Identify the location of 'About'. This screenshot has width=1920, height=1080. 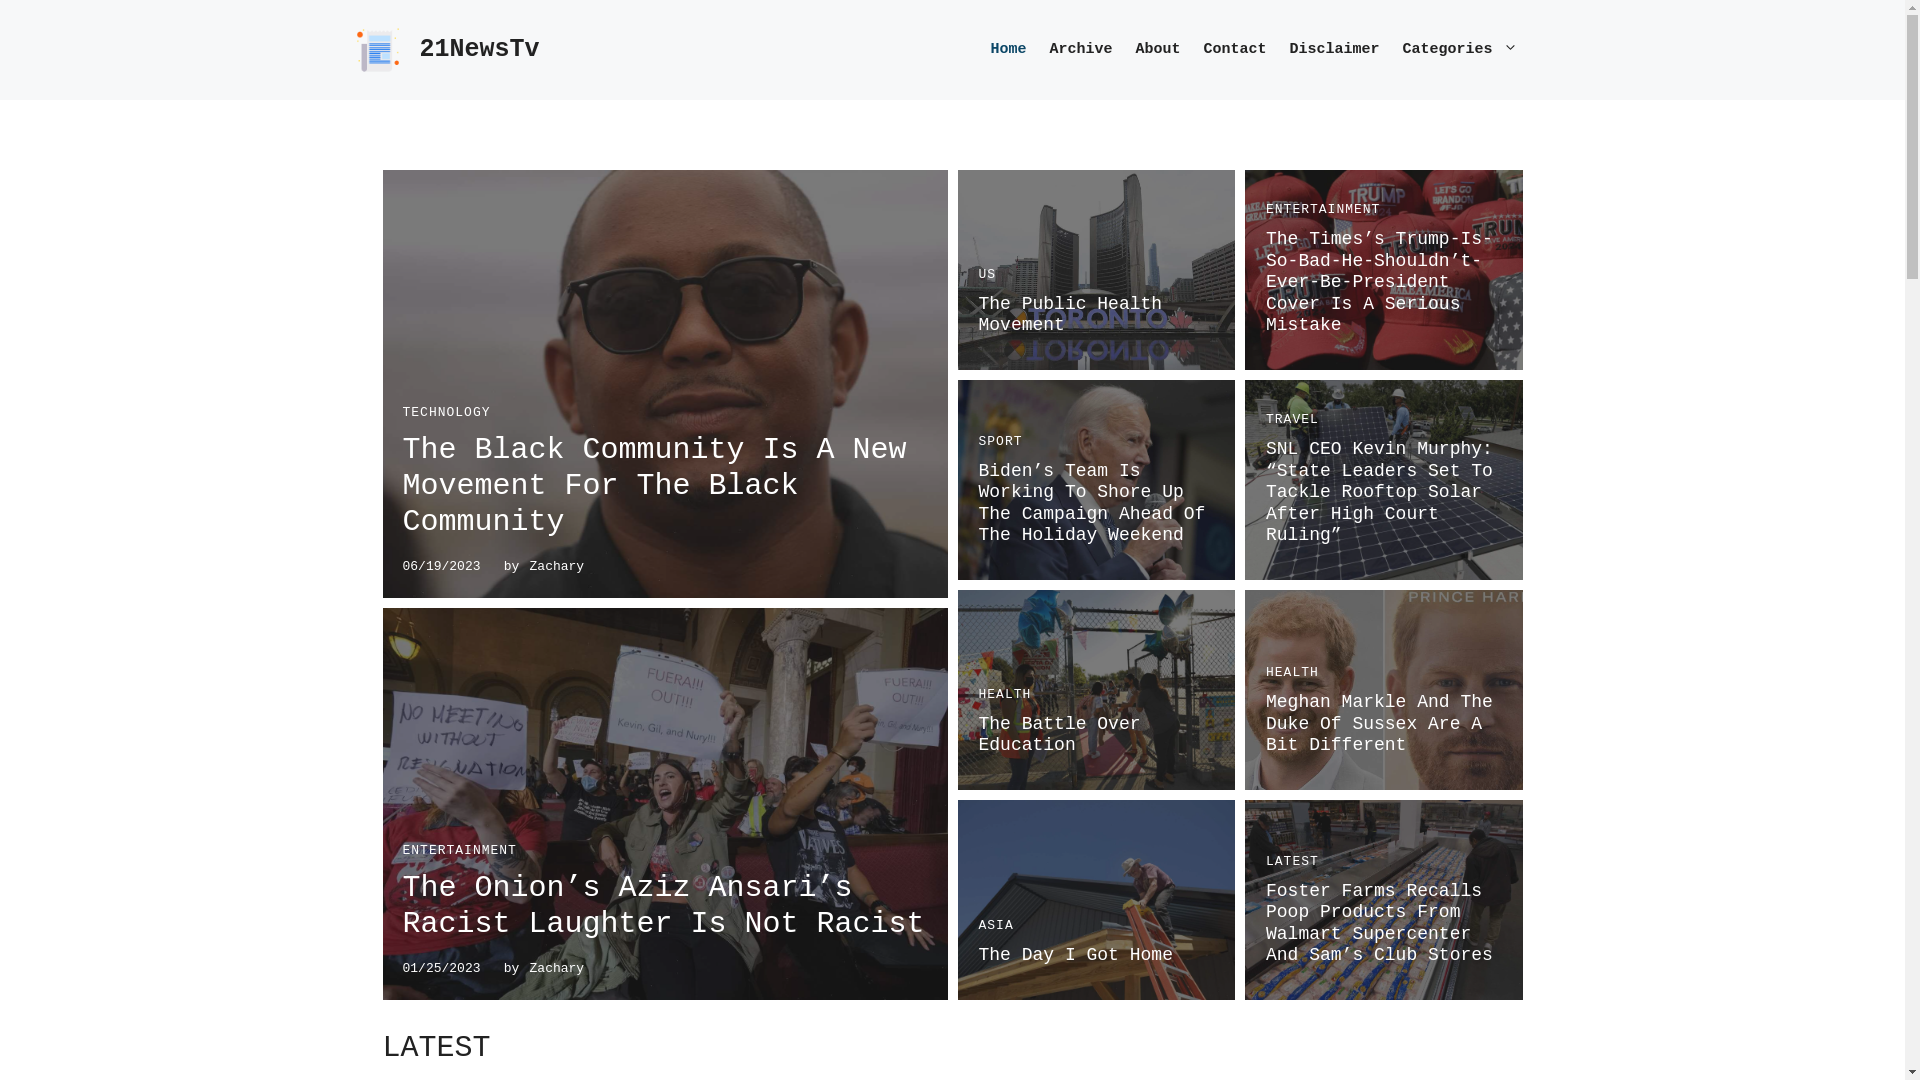
(1161, 49).